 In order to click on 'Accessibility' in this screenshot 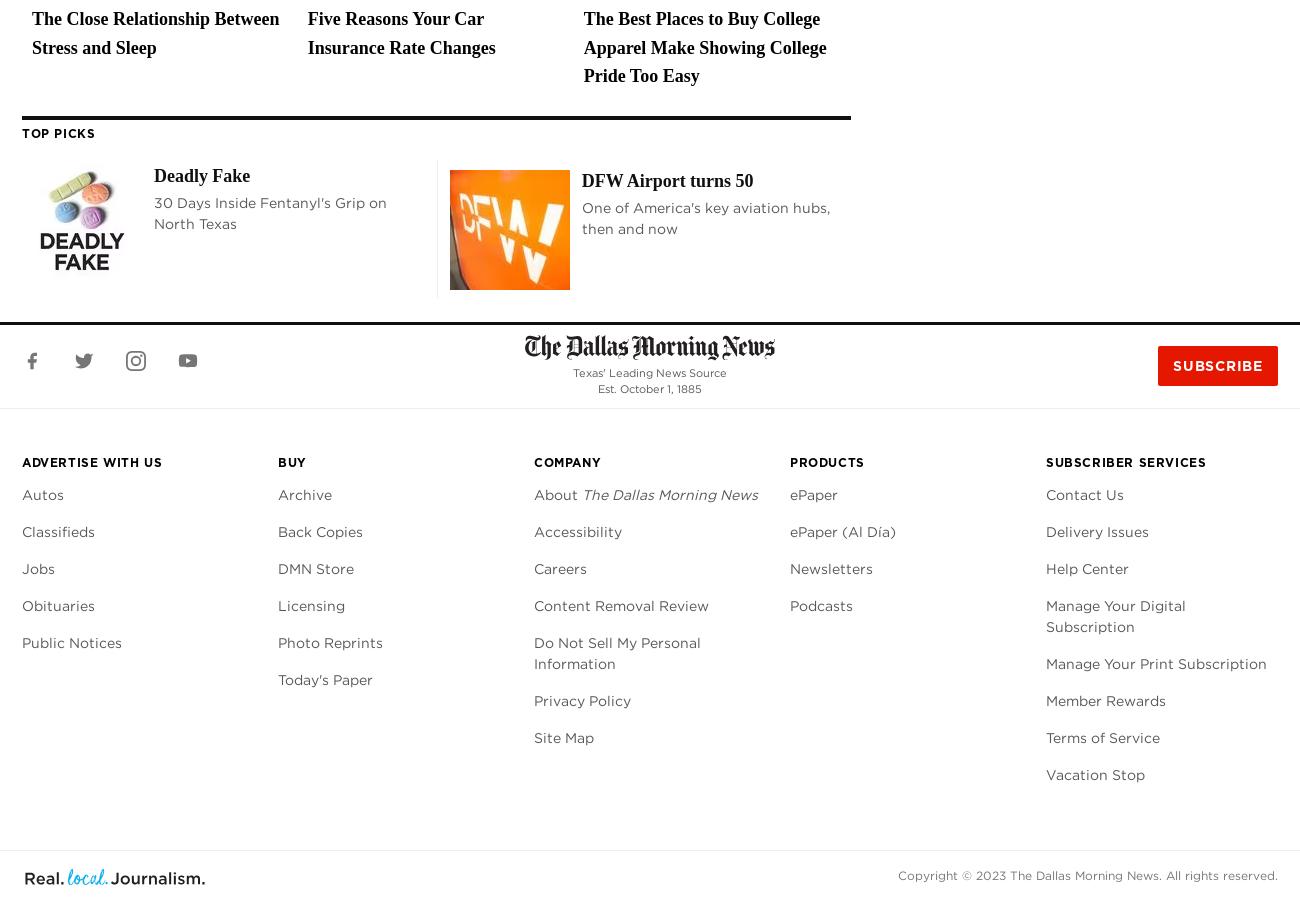, I will do `click(534, 531)`.